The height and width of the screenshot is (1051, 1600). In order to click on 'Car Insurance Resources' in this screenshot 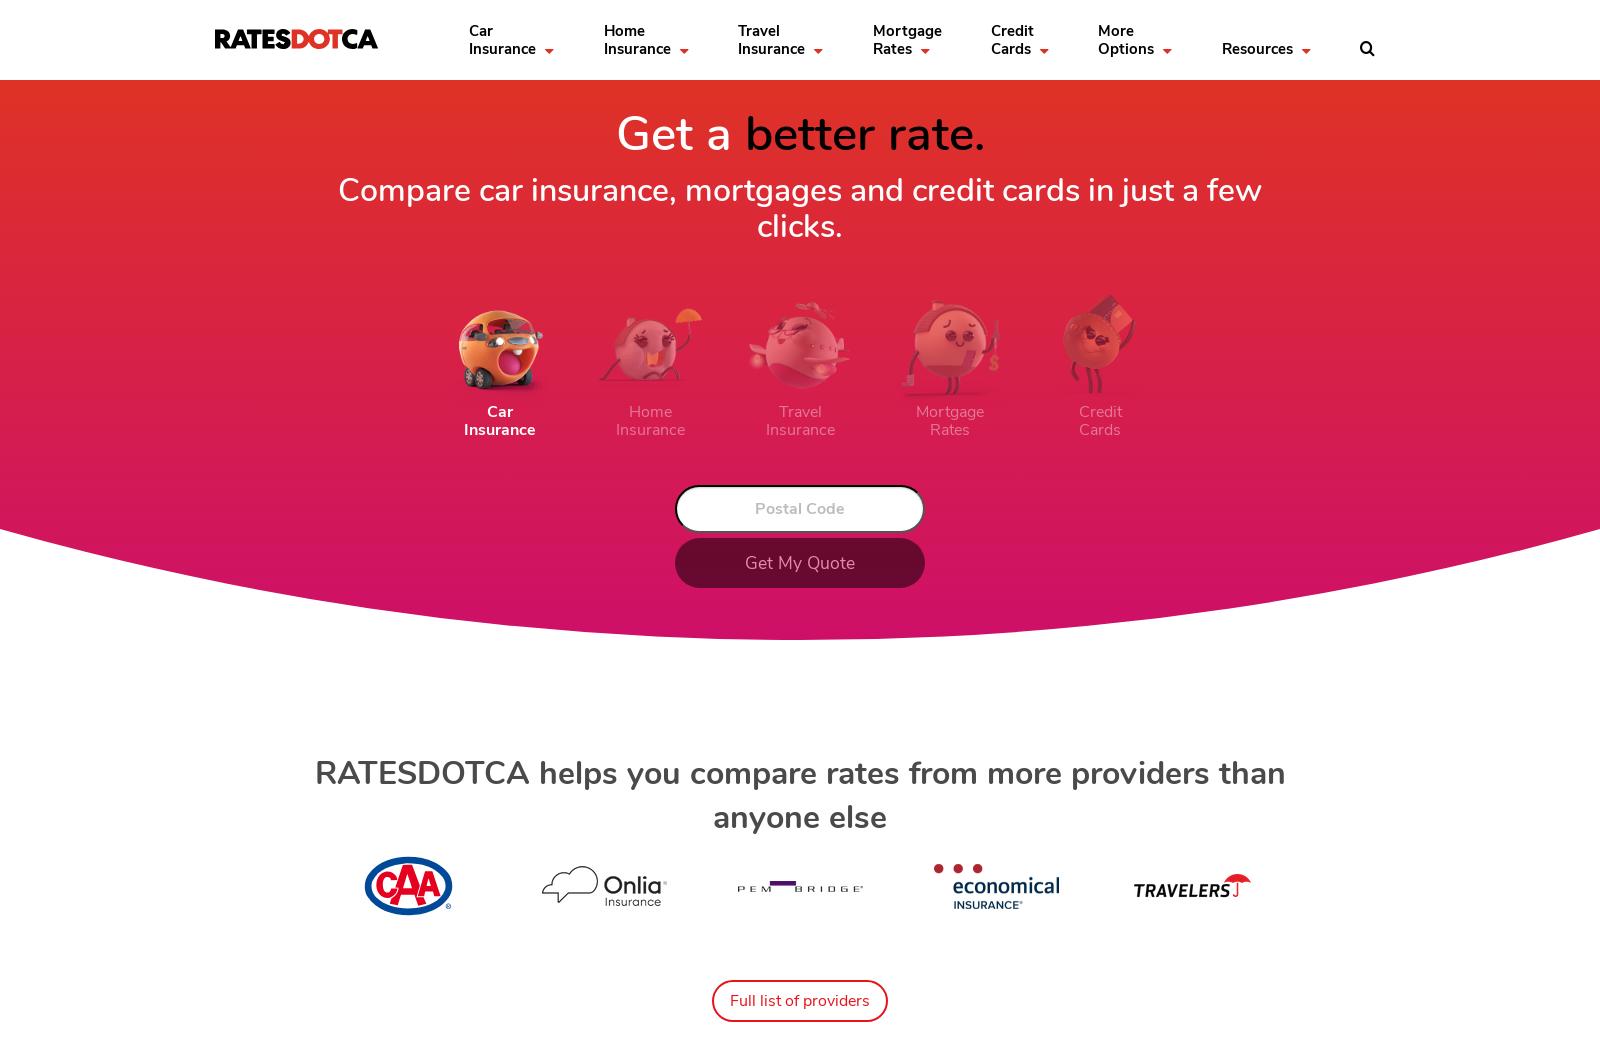, I will do `click(328, 116)`.